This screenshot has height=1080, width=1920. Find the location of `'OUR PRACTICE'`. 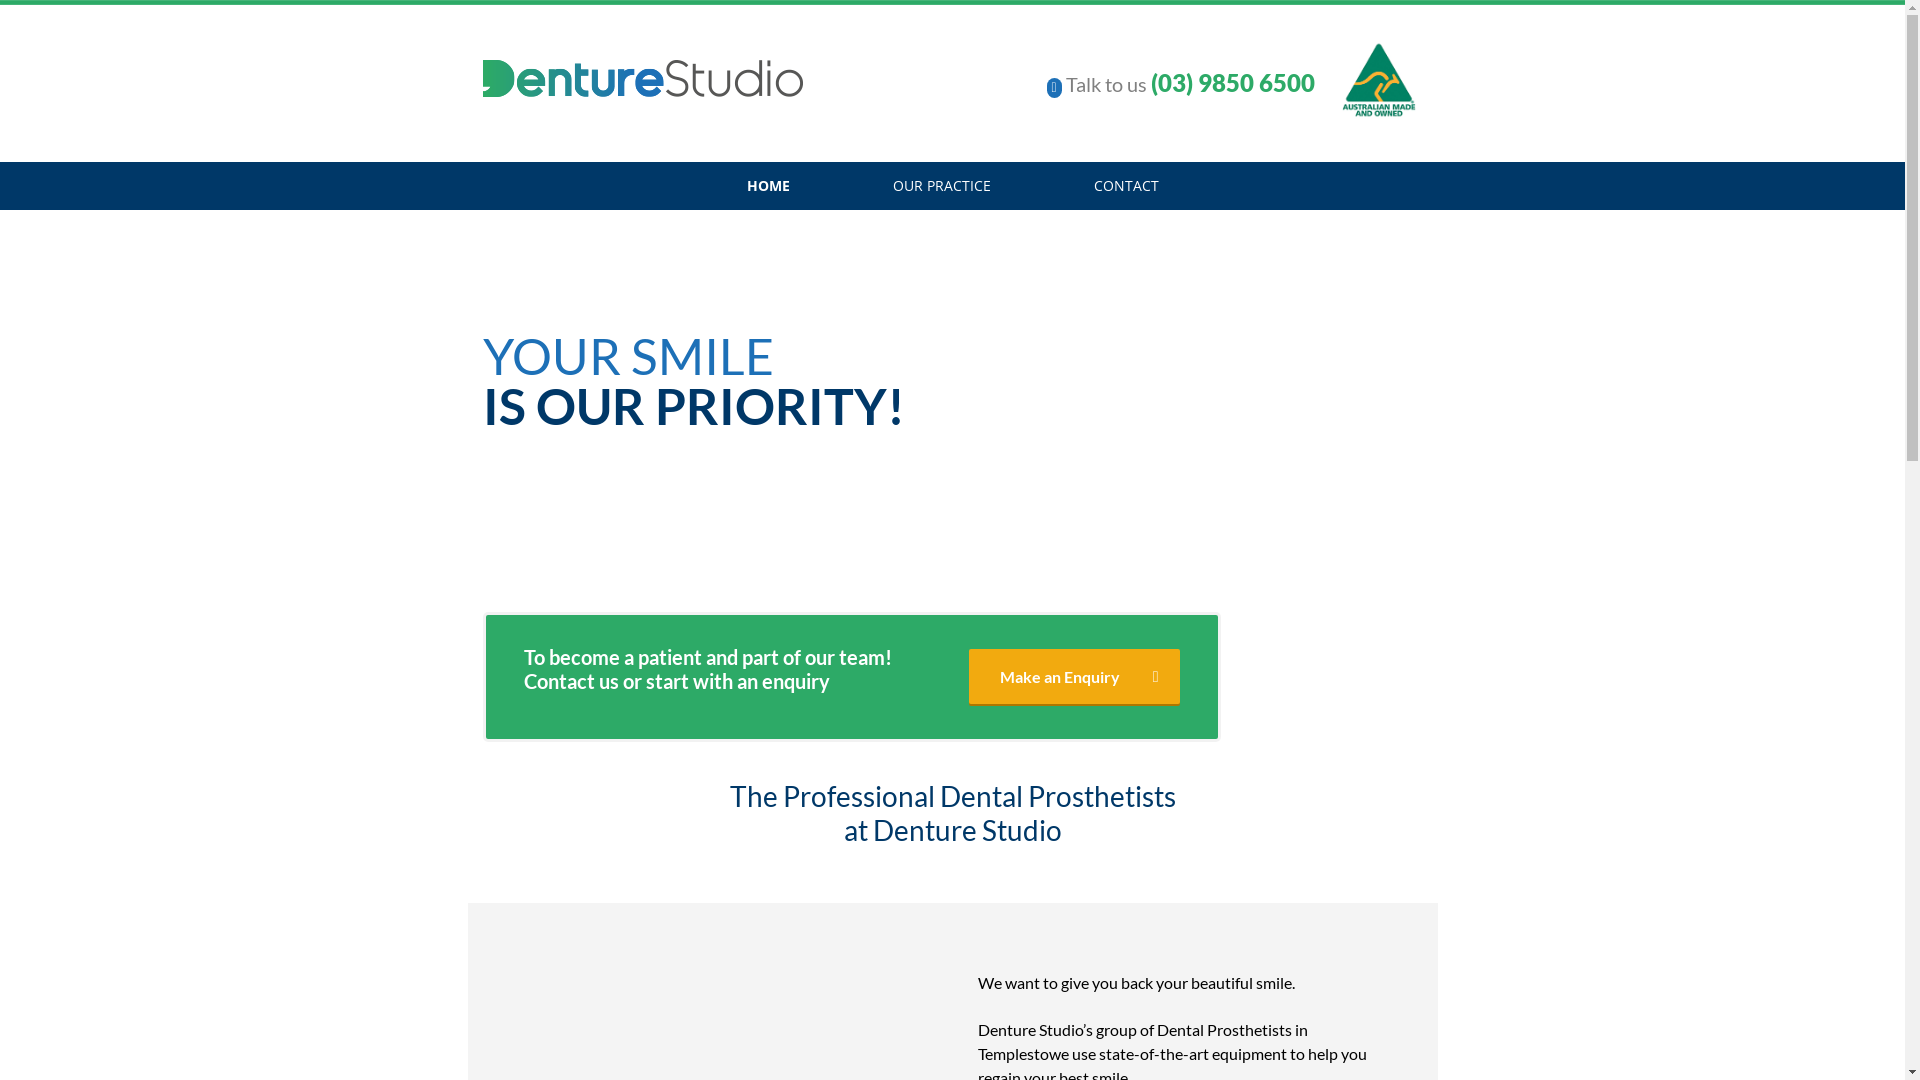

'OUR PRACTICE' is located at coordinates (939, 185).